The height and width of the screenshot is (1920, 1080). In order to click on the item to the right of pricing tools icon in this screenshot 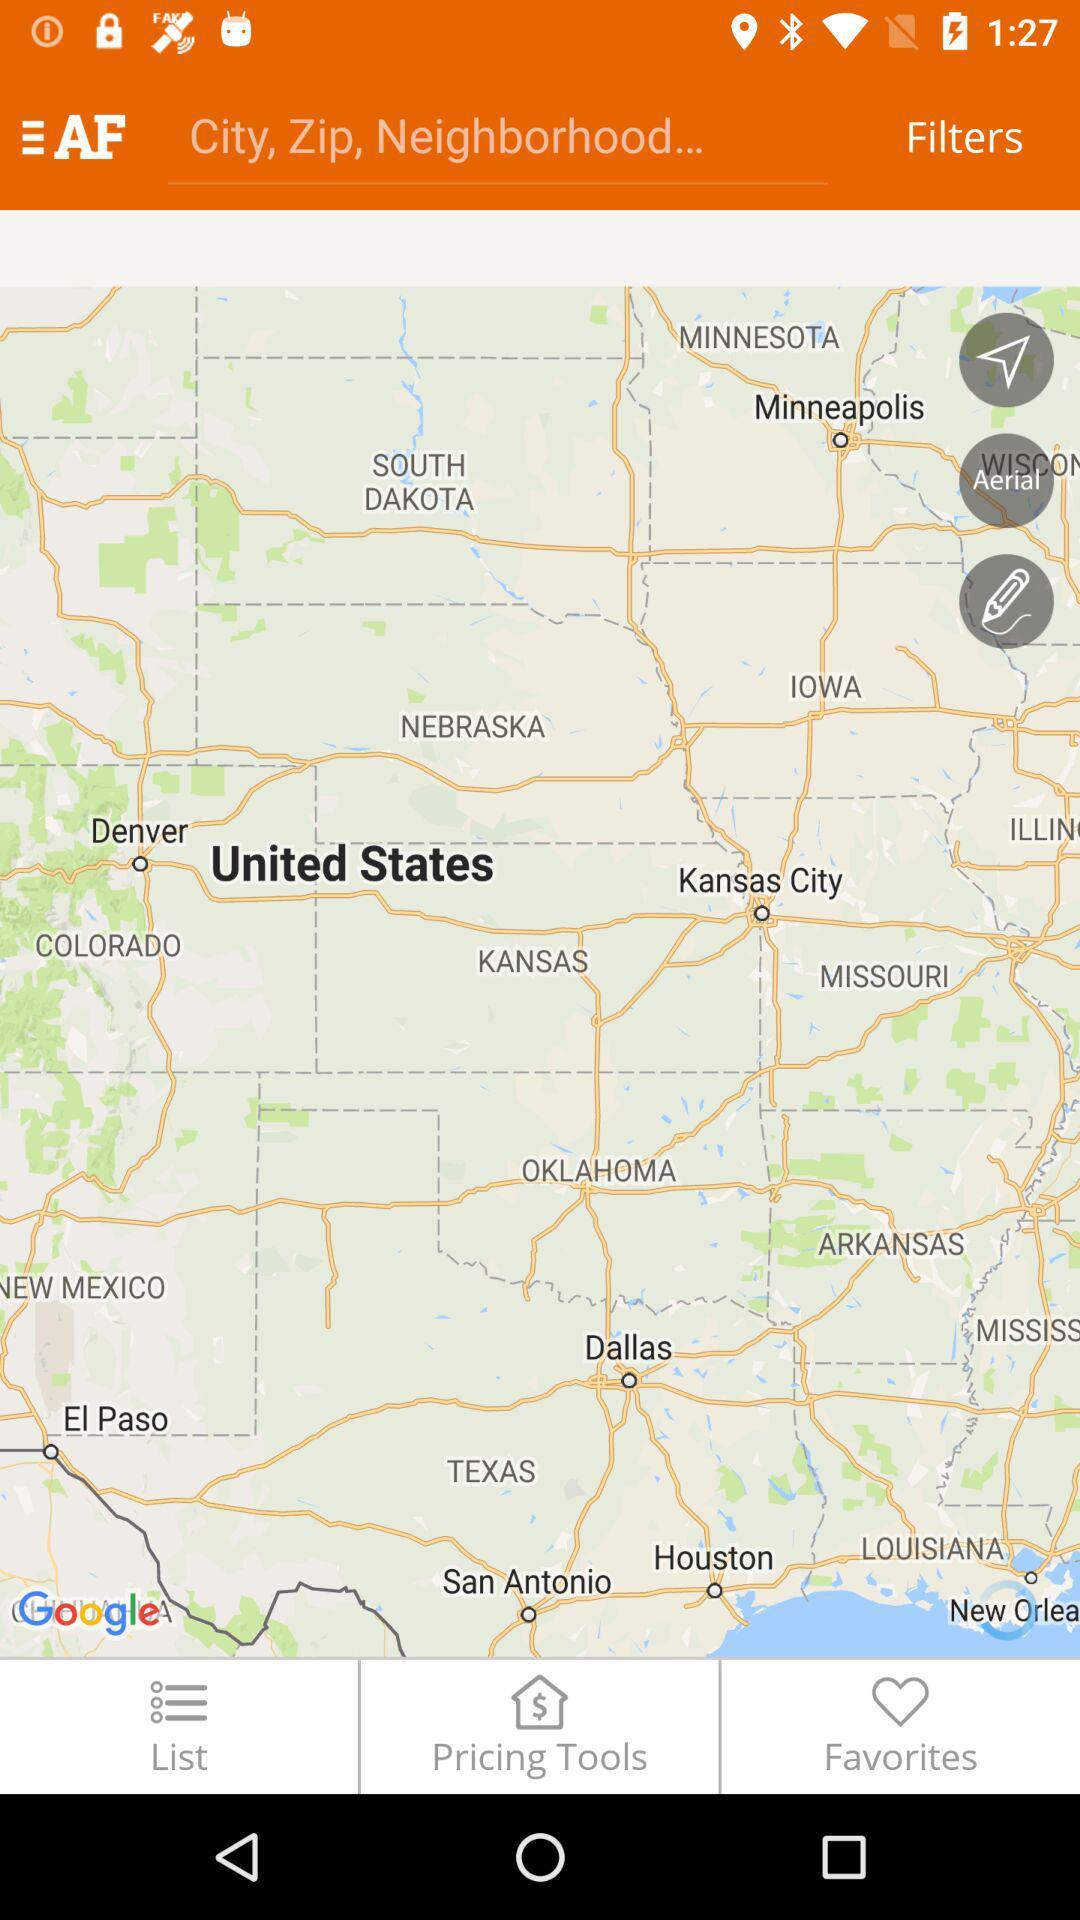, I will do `click(900, 1725)`.